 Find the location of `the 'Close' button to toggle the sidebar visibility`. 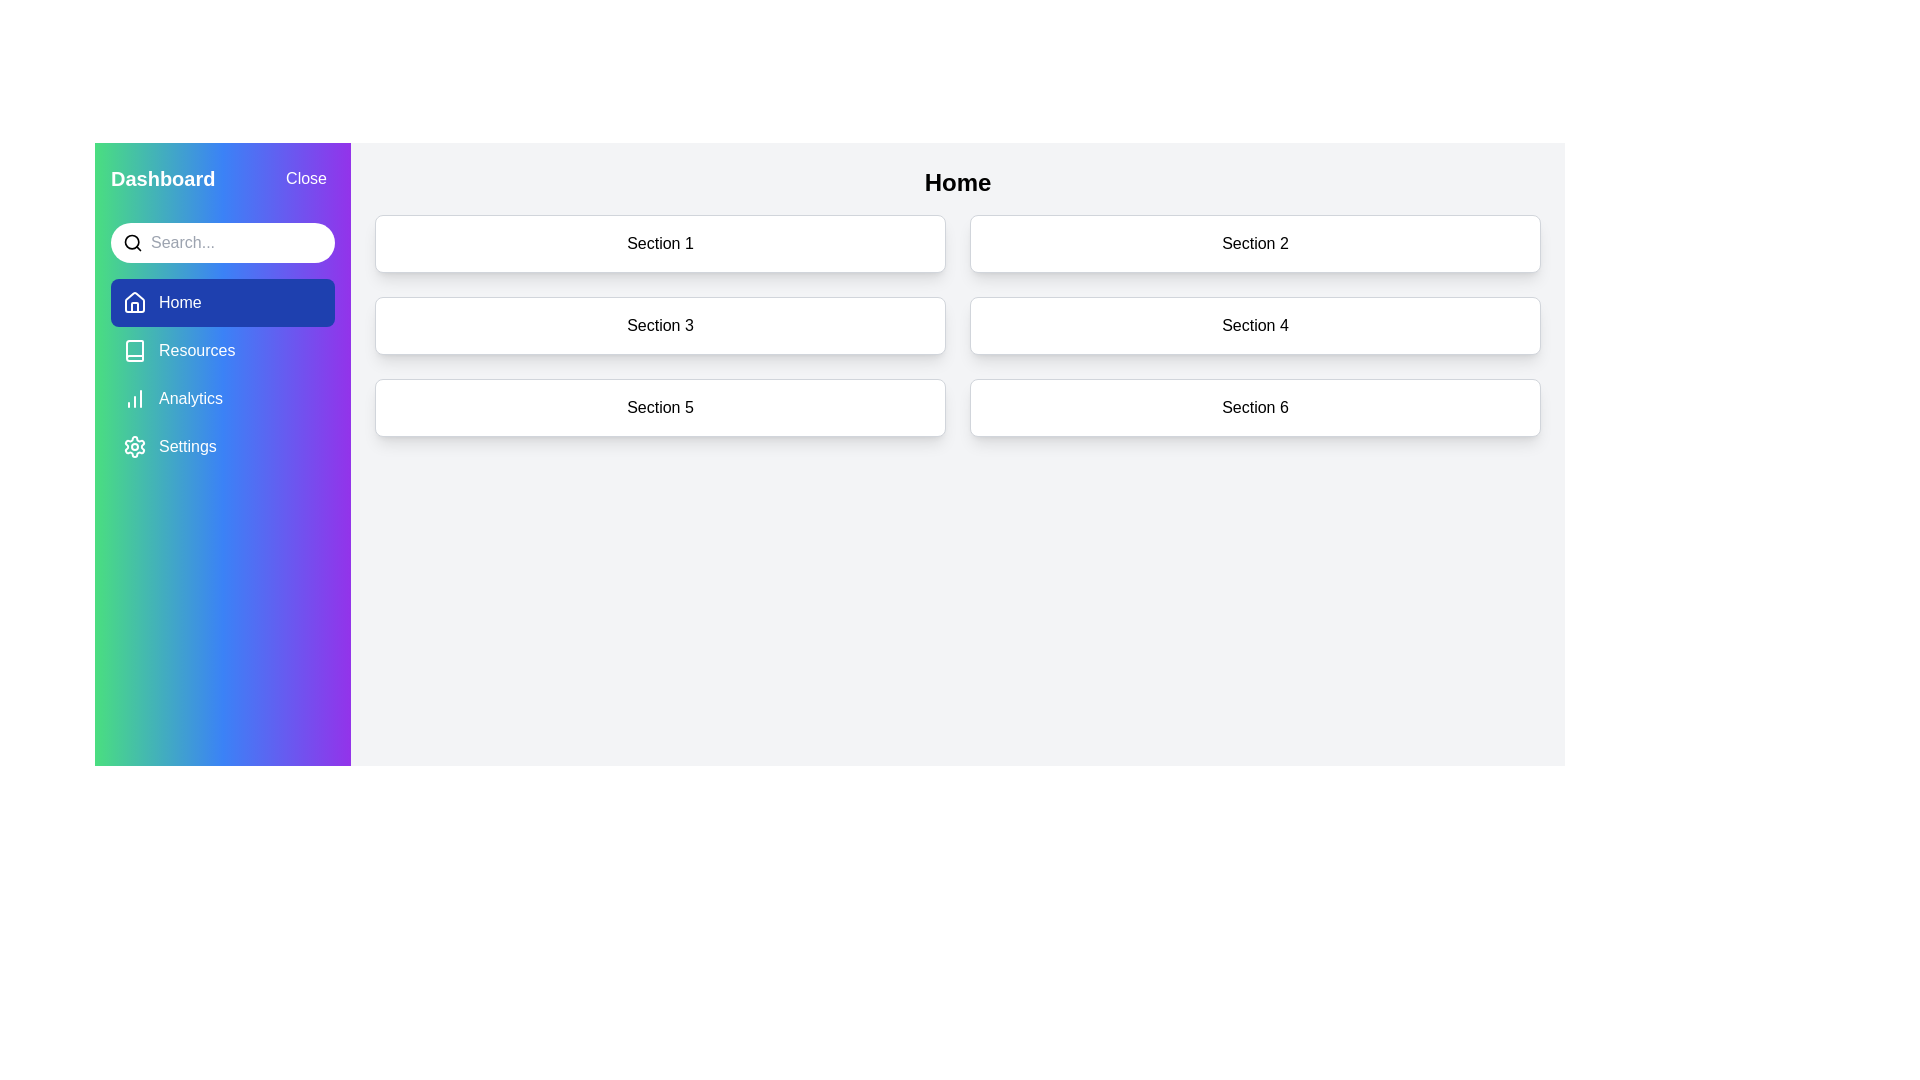

the 'Close' button to toggle the sidebar visibility is located at coordinates (305, 177).